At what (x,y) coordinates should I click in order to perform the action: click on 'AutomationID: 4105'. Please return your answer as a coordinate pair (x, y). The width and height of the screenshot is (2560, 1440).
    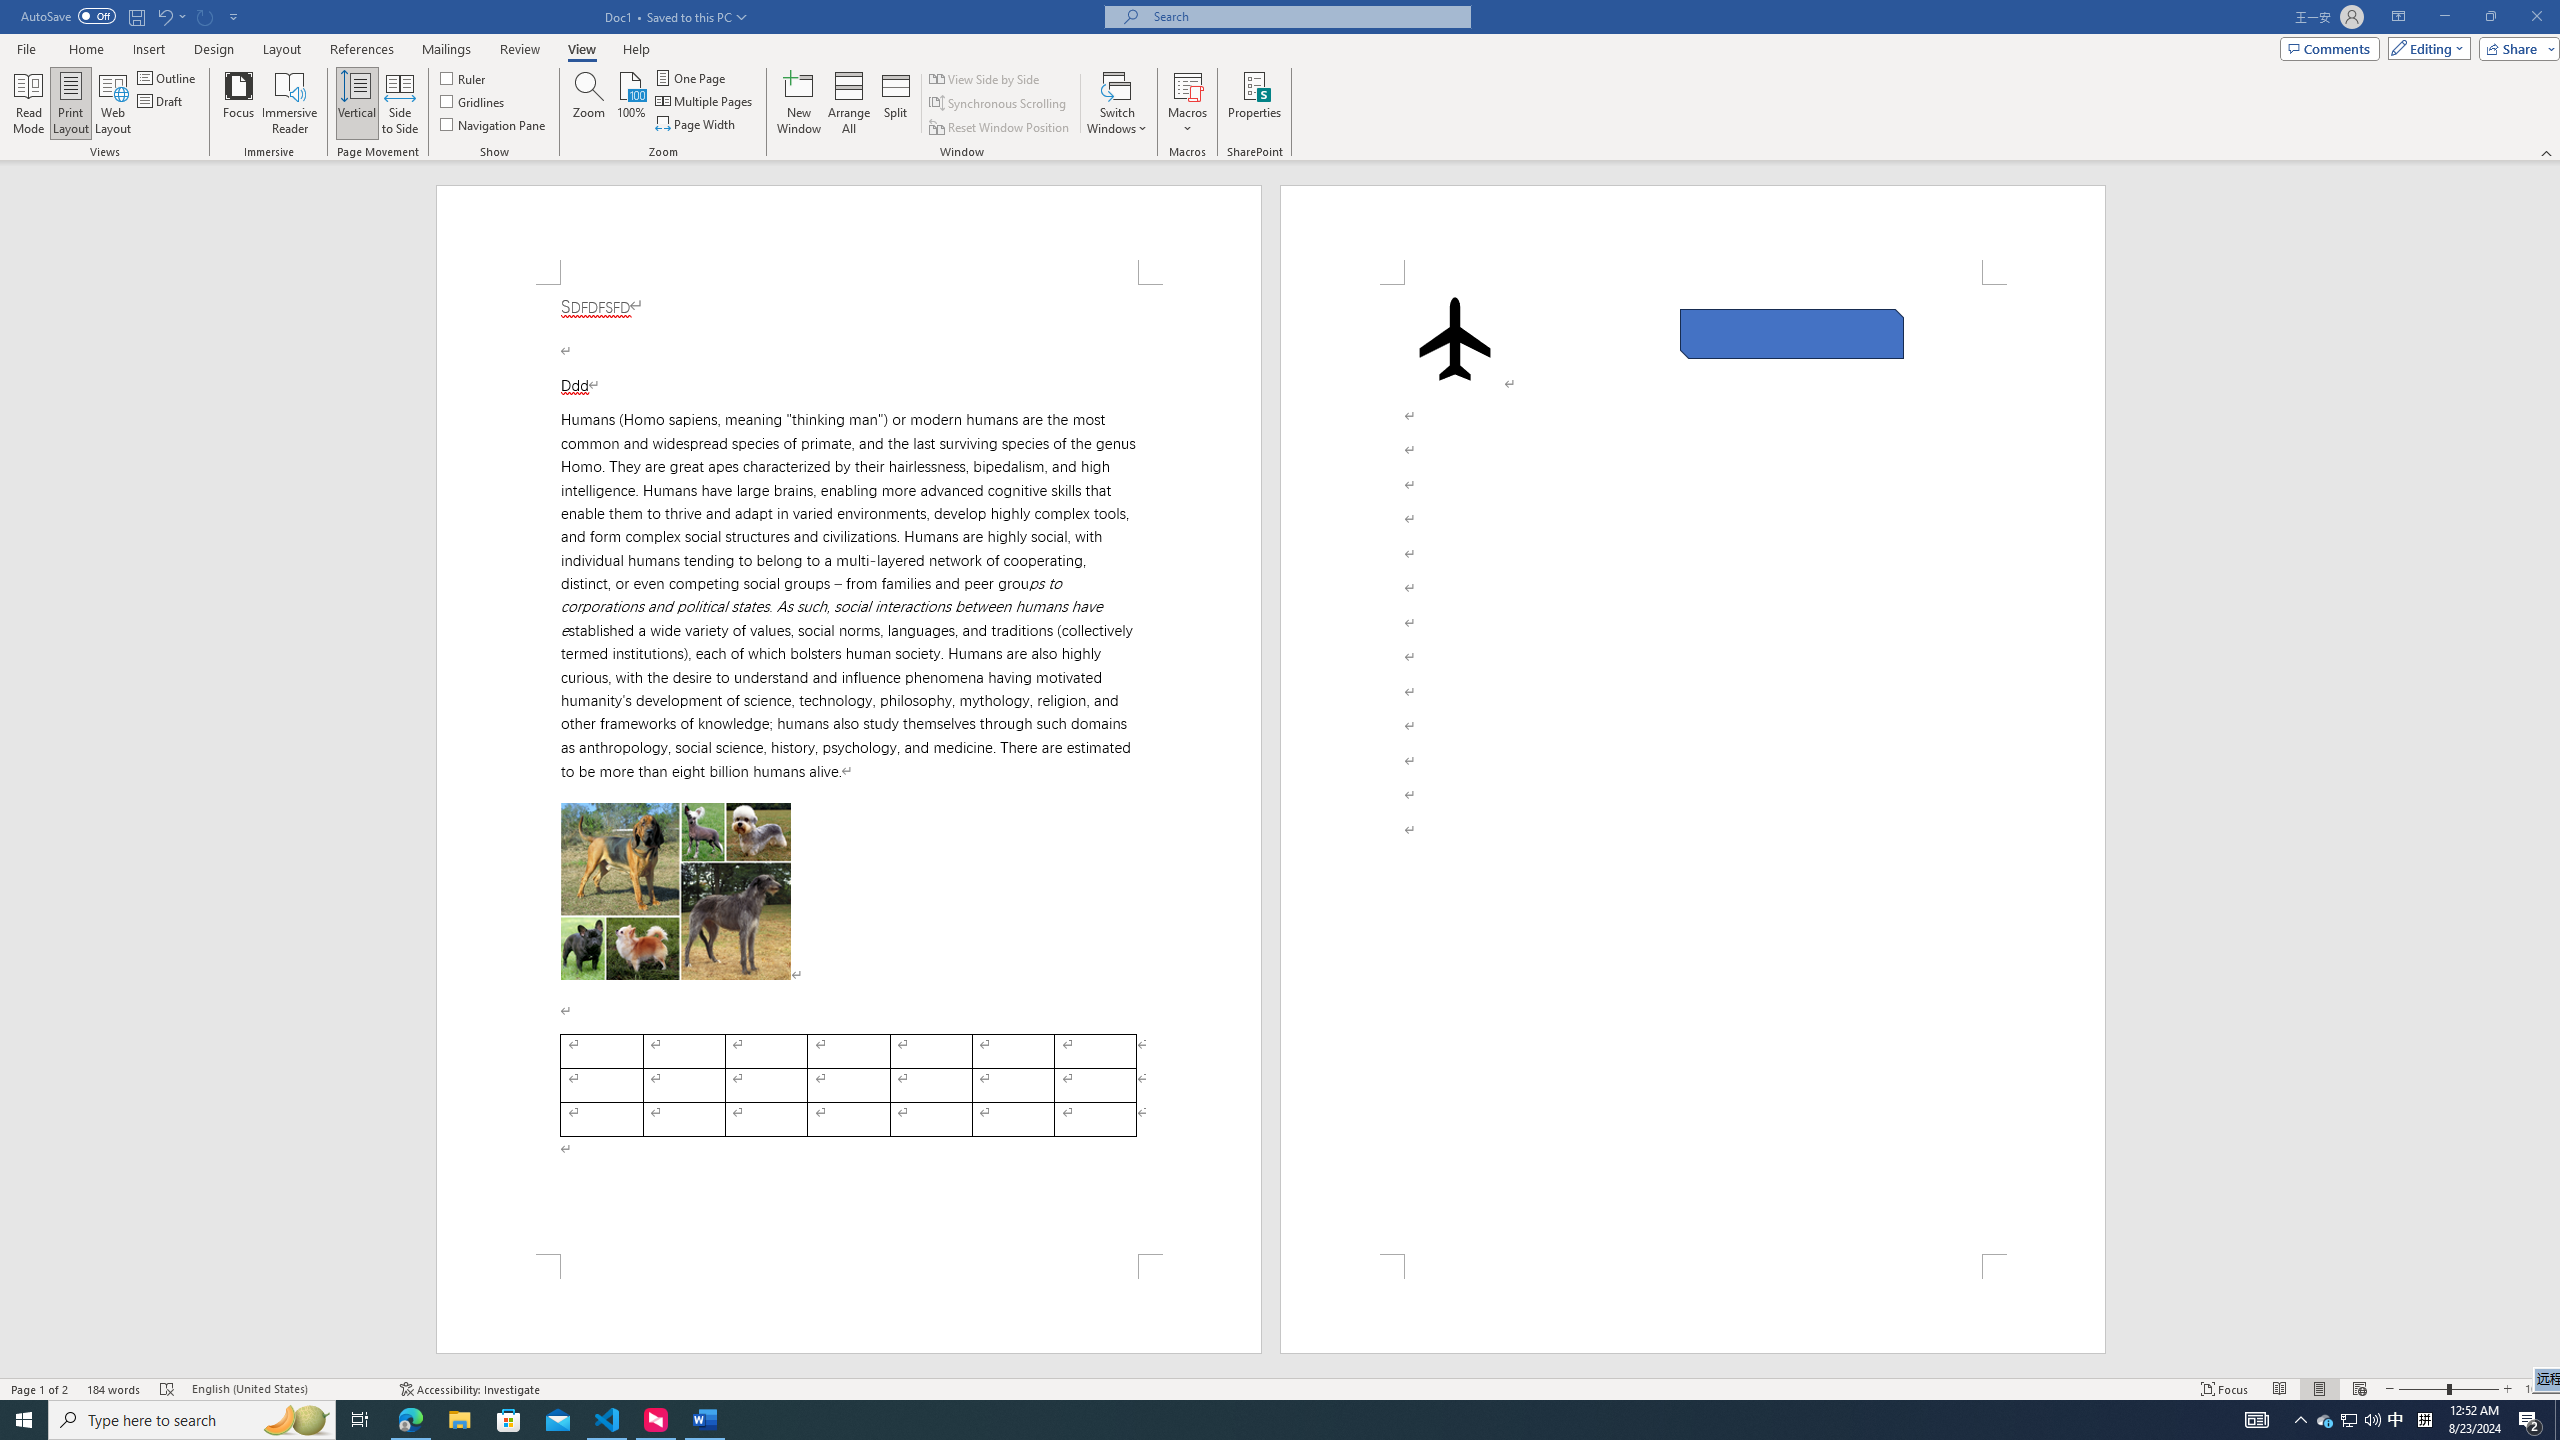
    Looking at the image, I should click on (2255, 1418).